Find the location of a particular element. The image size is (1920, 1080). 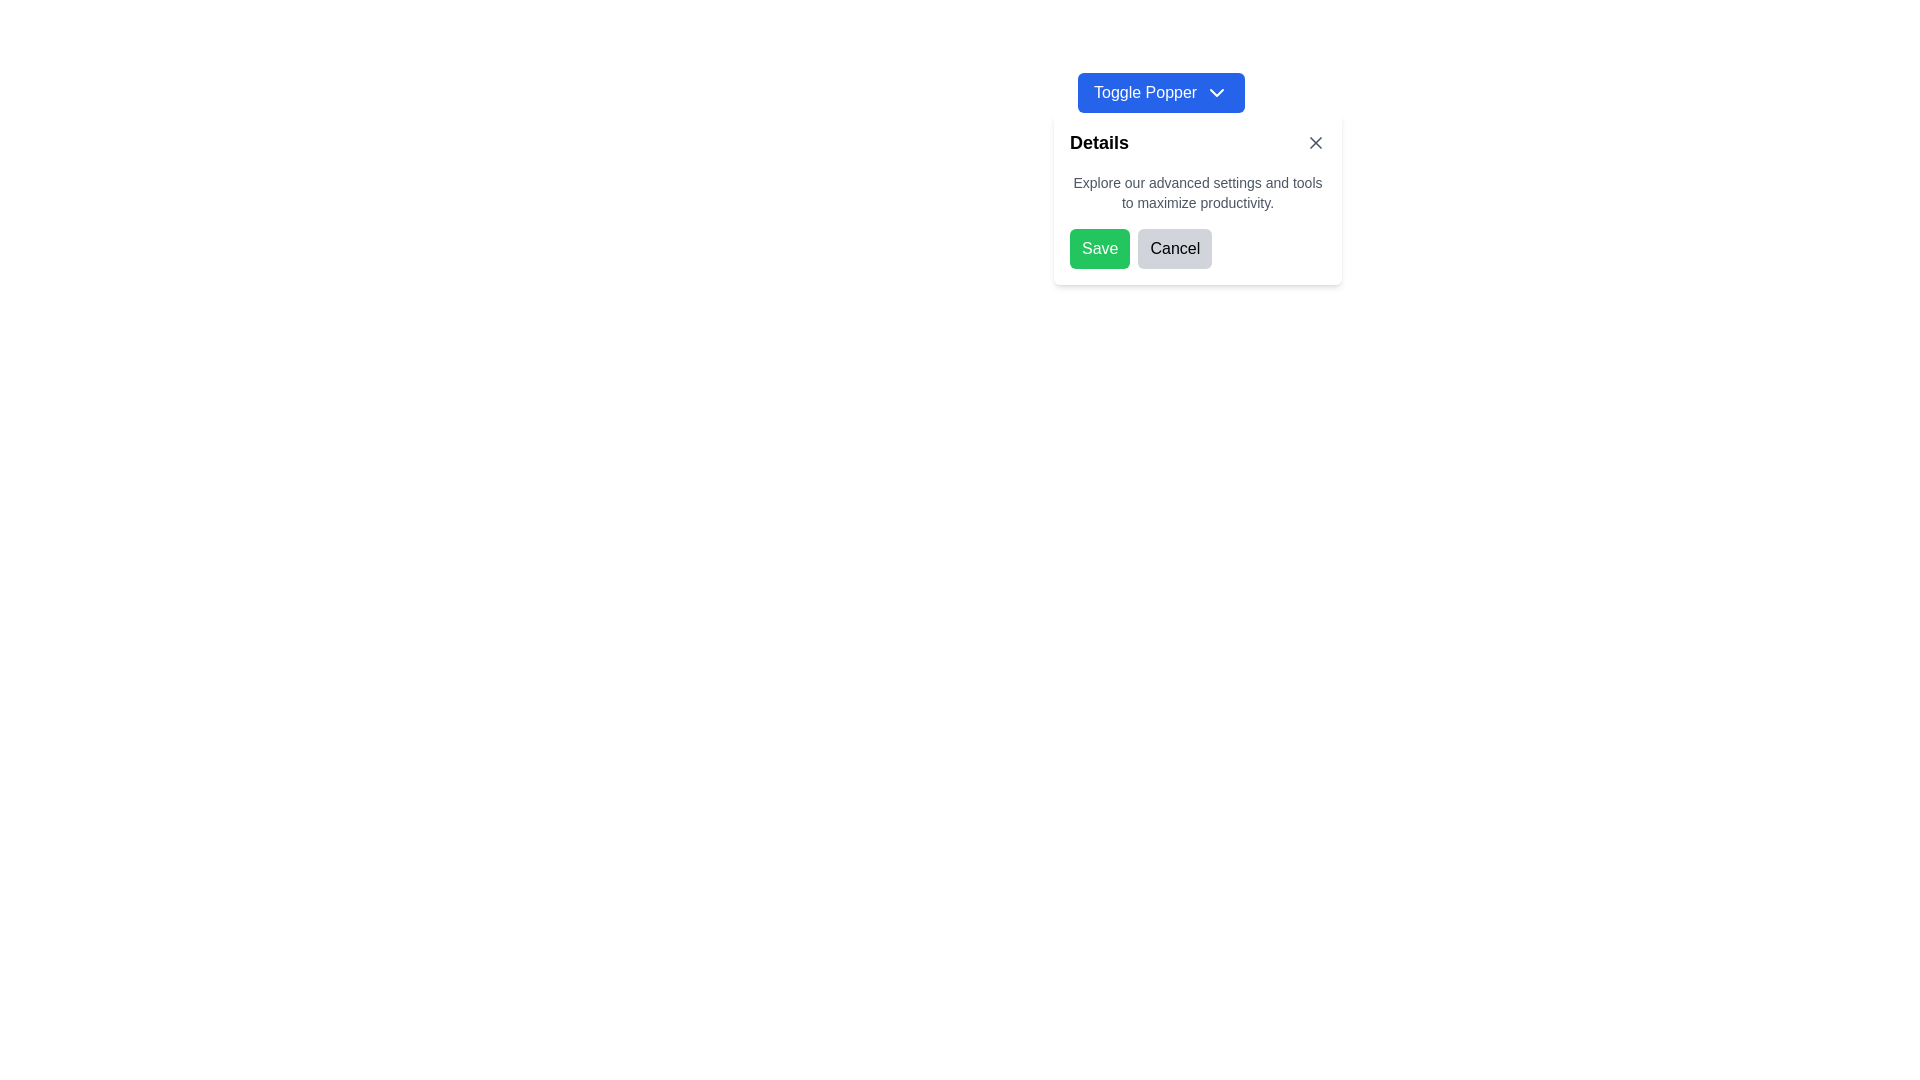

the close button located in the top-right corner of the 'Details' popup card is located at coordinates (1315, 141).